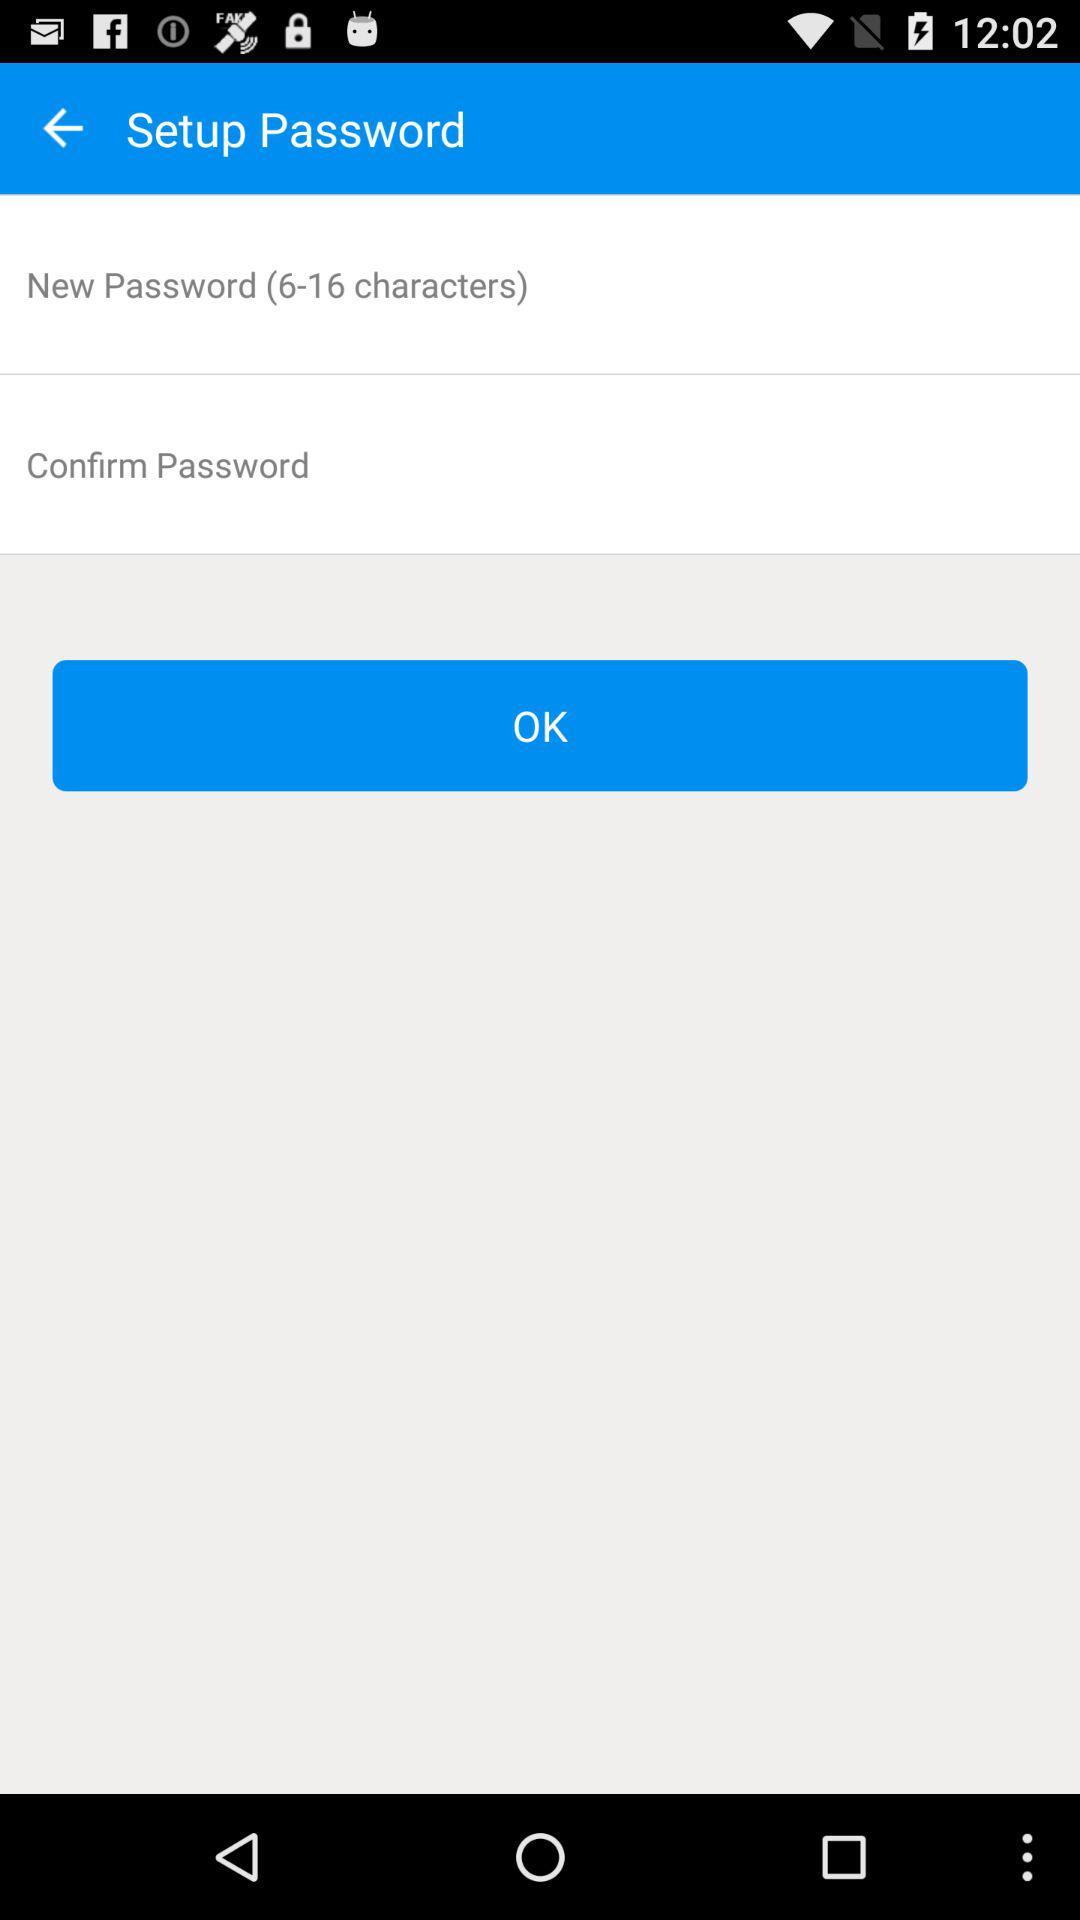 Image resolution: width=1080 pixels, height=1920 pixels. What do you see at coordinates (540, 463) in the screenshot?
I see `confirm password` at bounding box center [540, 463].